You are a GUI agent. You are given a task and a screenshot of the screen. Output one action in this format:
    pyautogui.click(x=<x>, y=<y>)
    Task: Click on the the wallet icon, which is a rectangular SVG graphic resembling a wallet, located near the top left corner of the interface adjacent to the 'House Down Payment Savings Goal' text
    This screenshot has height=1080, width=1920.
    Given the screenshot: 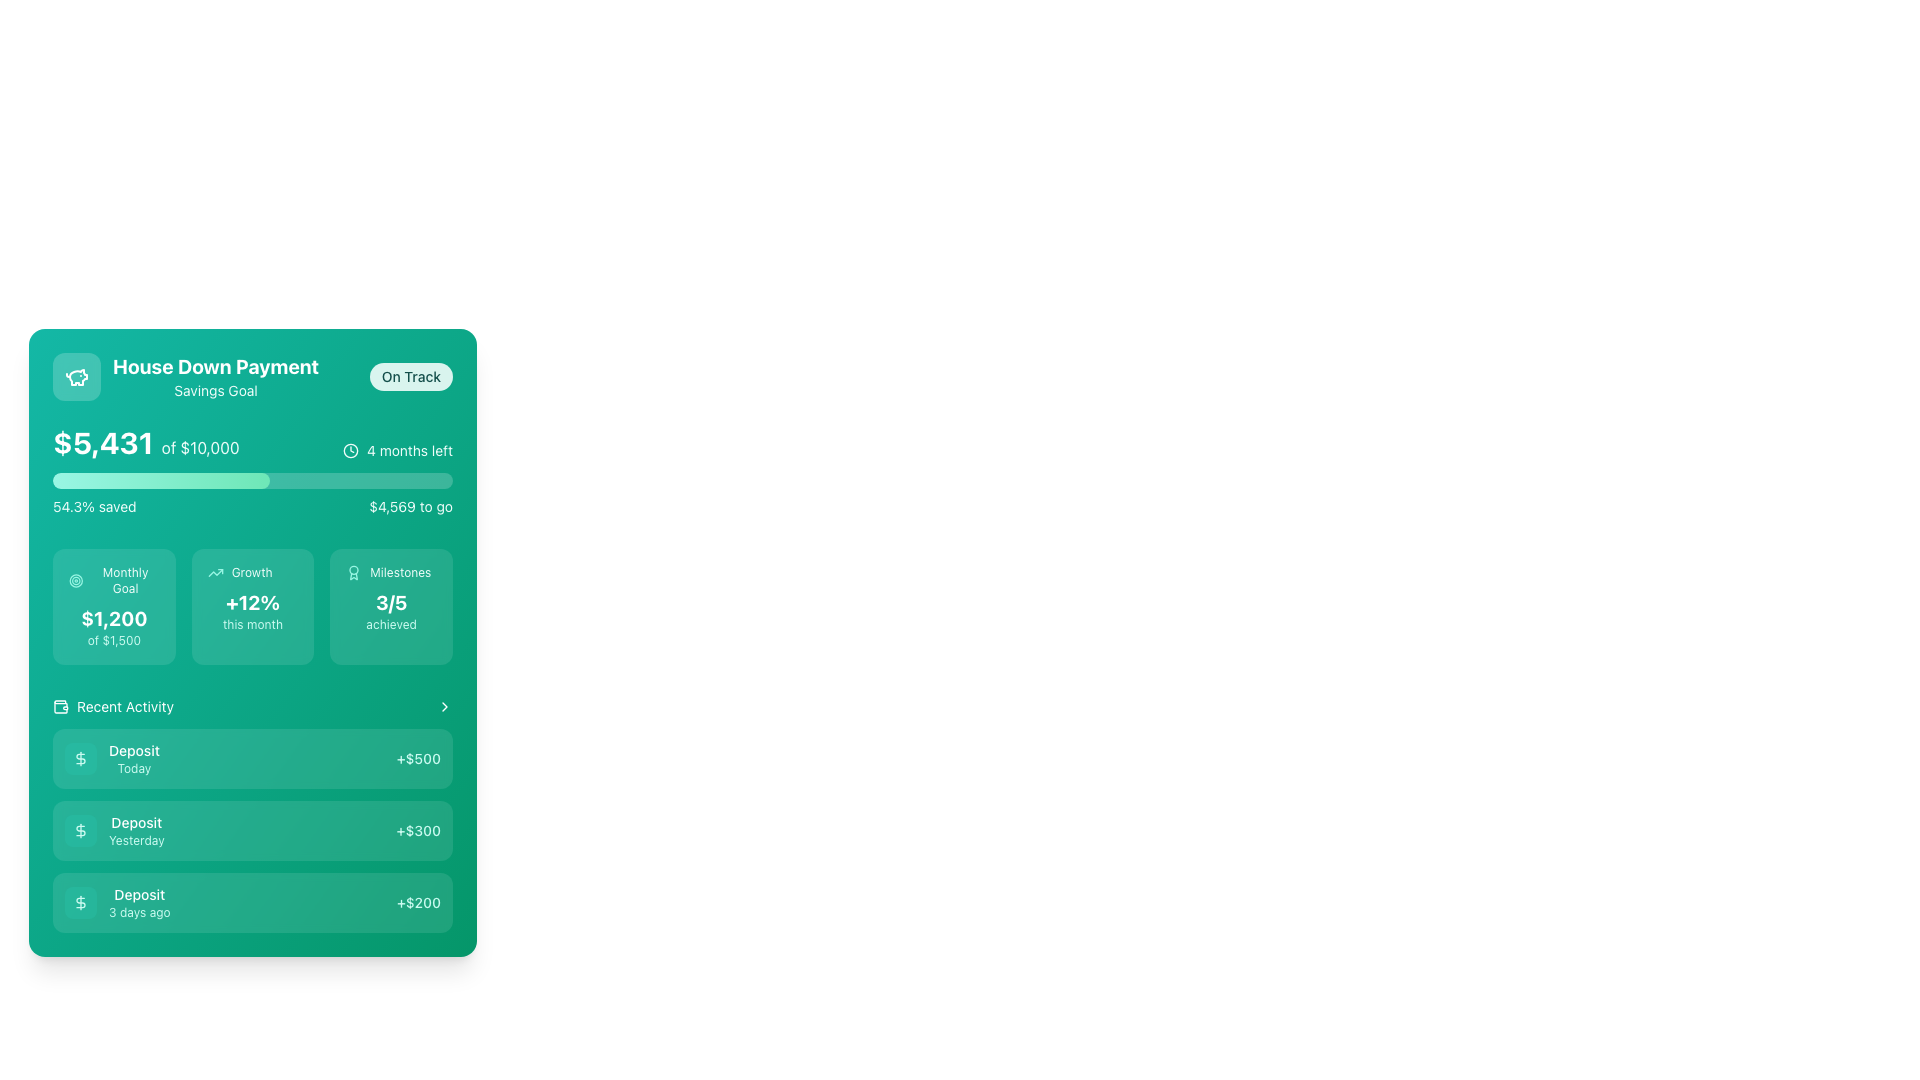 What is the action you would take?
    pyautogui.click(x=61, y=704)
    